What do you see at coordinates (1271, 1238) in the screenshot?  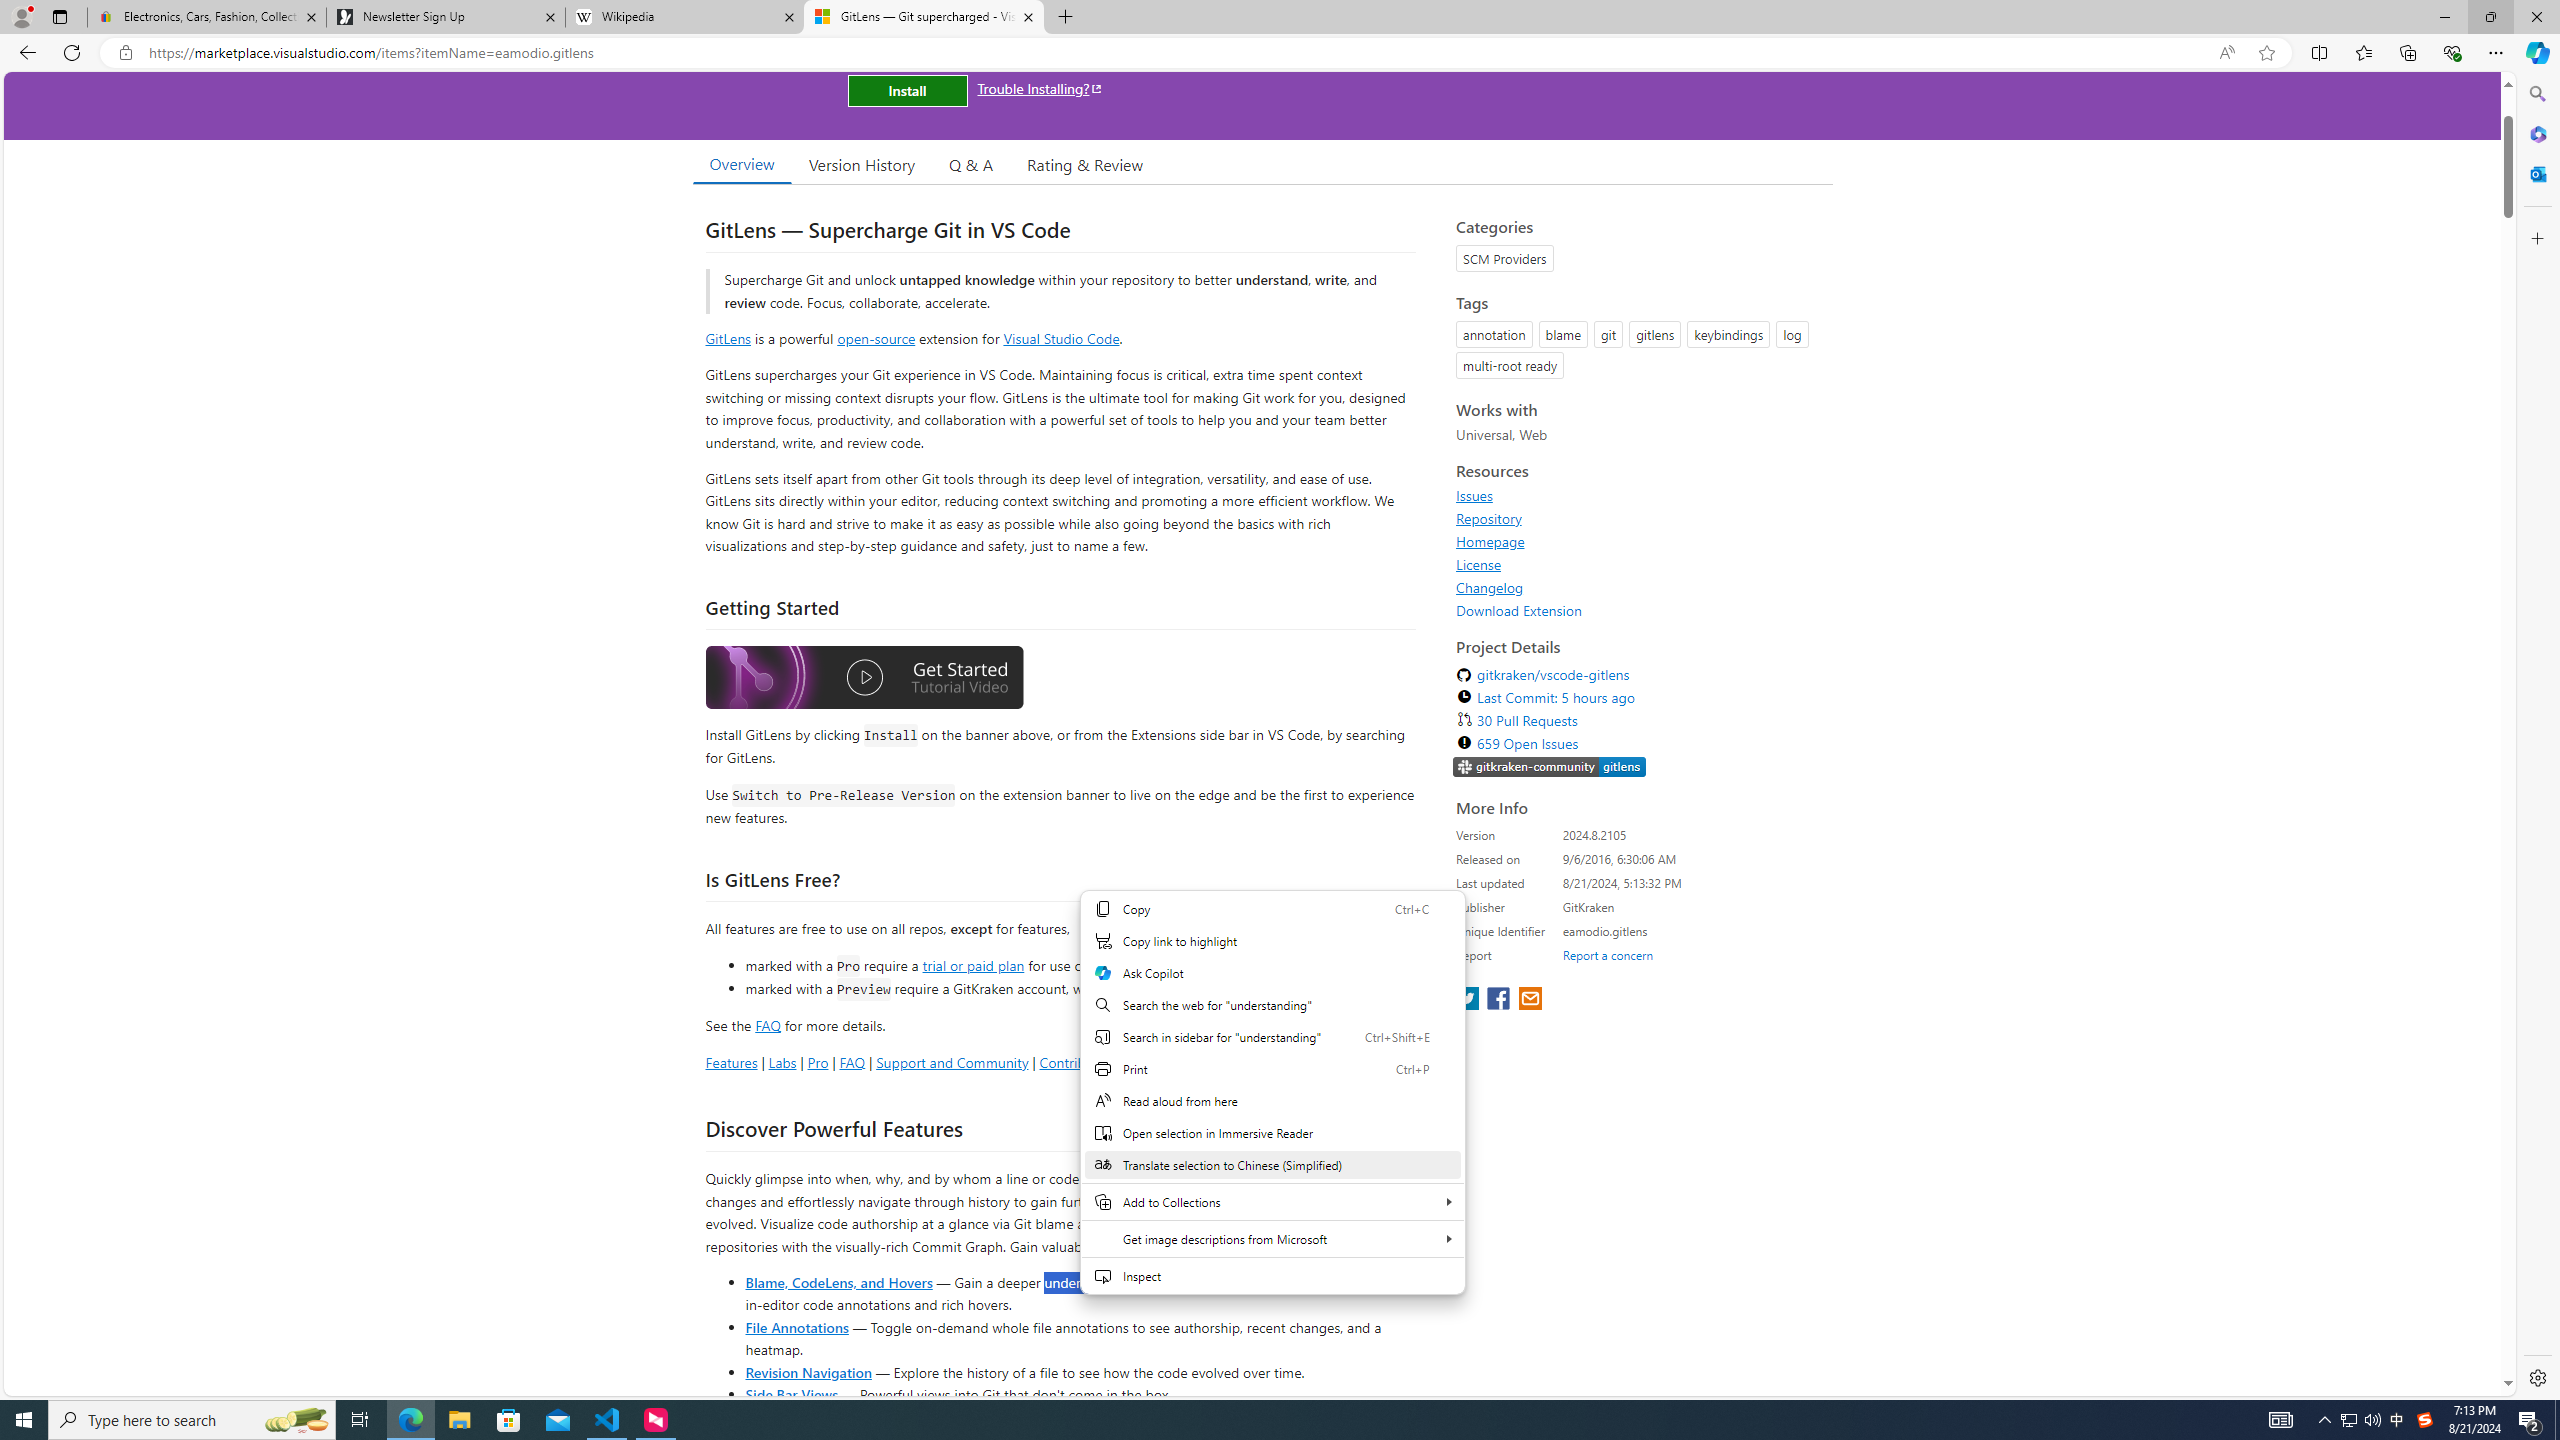 I see `'Get image descriptions from Microsoft'` at bounding box center [1271, 1238].